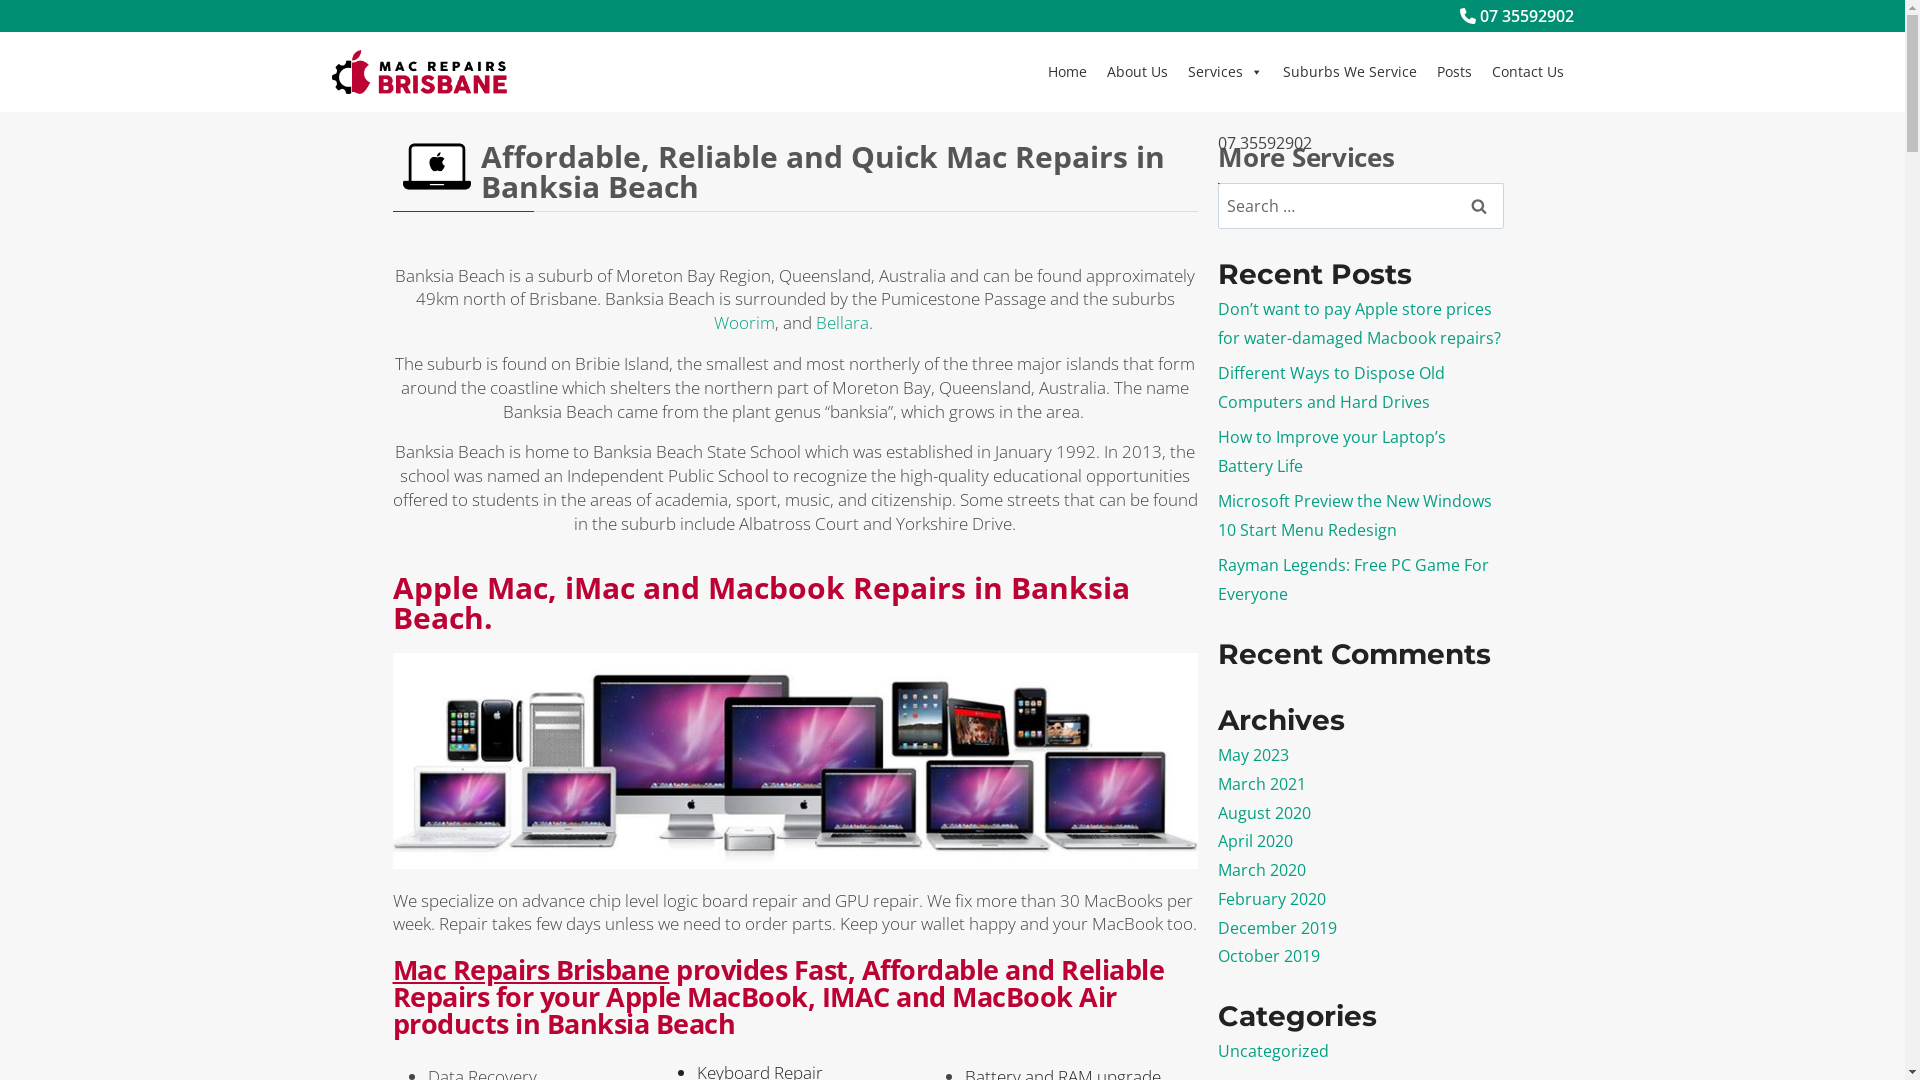 This screenshot has height=1080, width=1920. I want to click on 'Rayman Legends: Free PC Game For Everyone', so click(1353, 579).